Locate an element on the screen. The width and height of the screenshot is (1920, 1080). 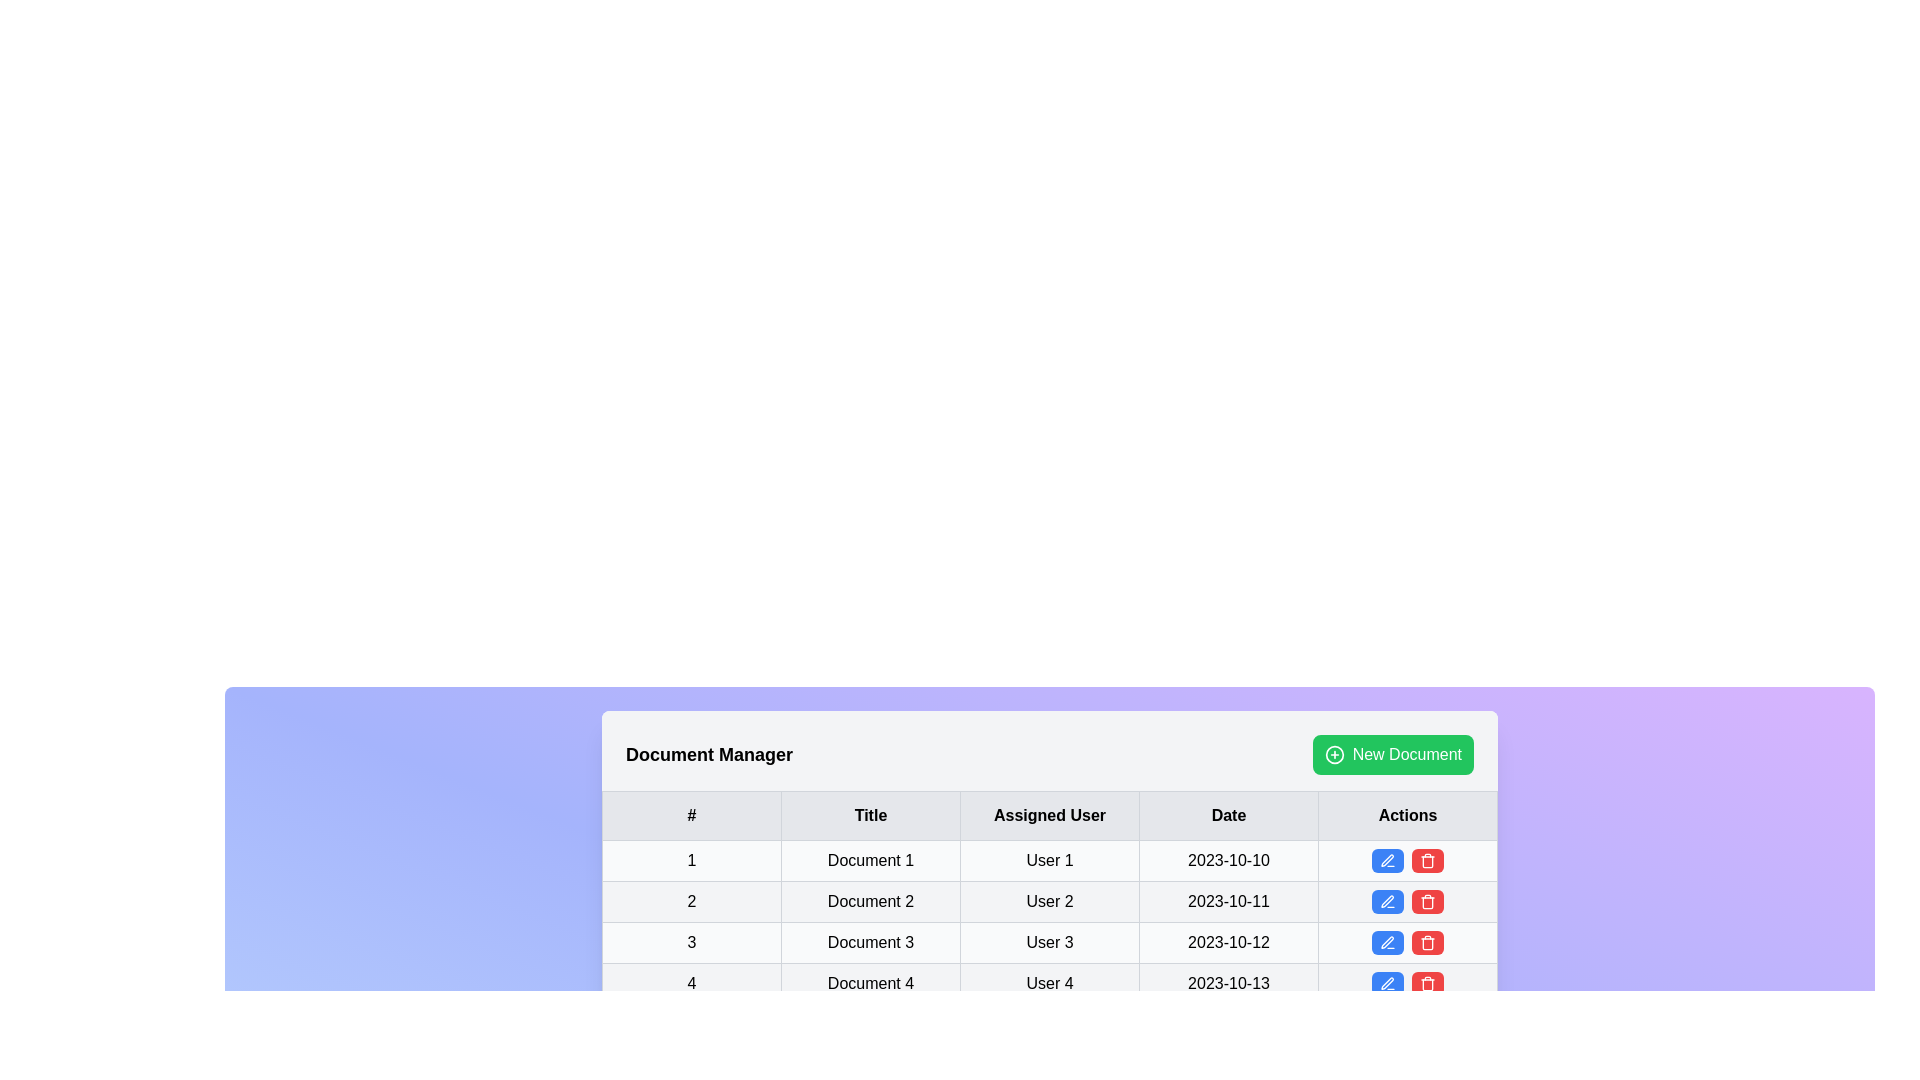
the first cell in the first data row of the table, located in the leftmost column beneath the column header titled '#' is located at coordinates (691, 859).